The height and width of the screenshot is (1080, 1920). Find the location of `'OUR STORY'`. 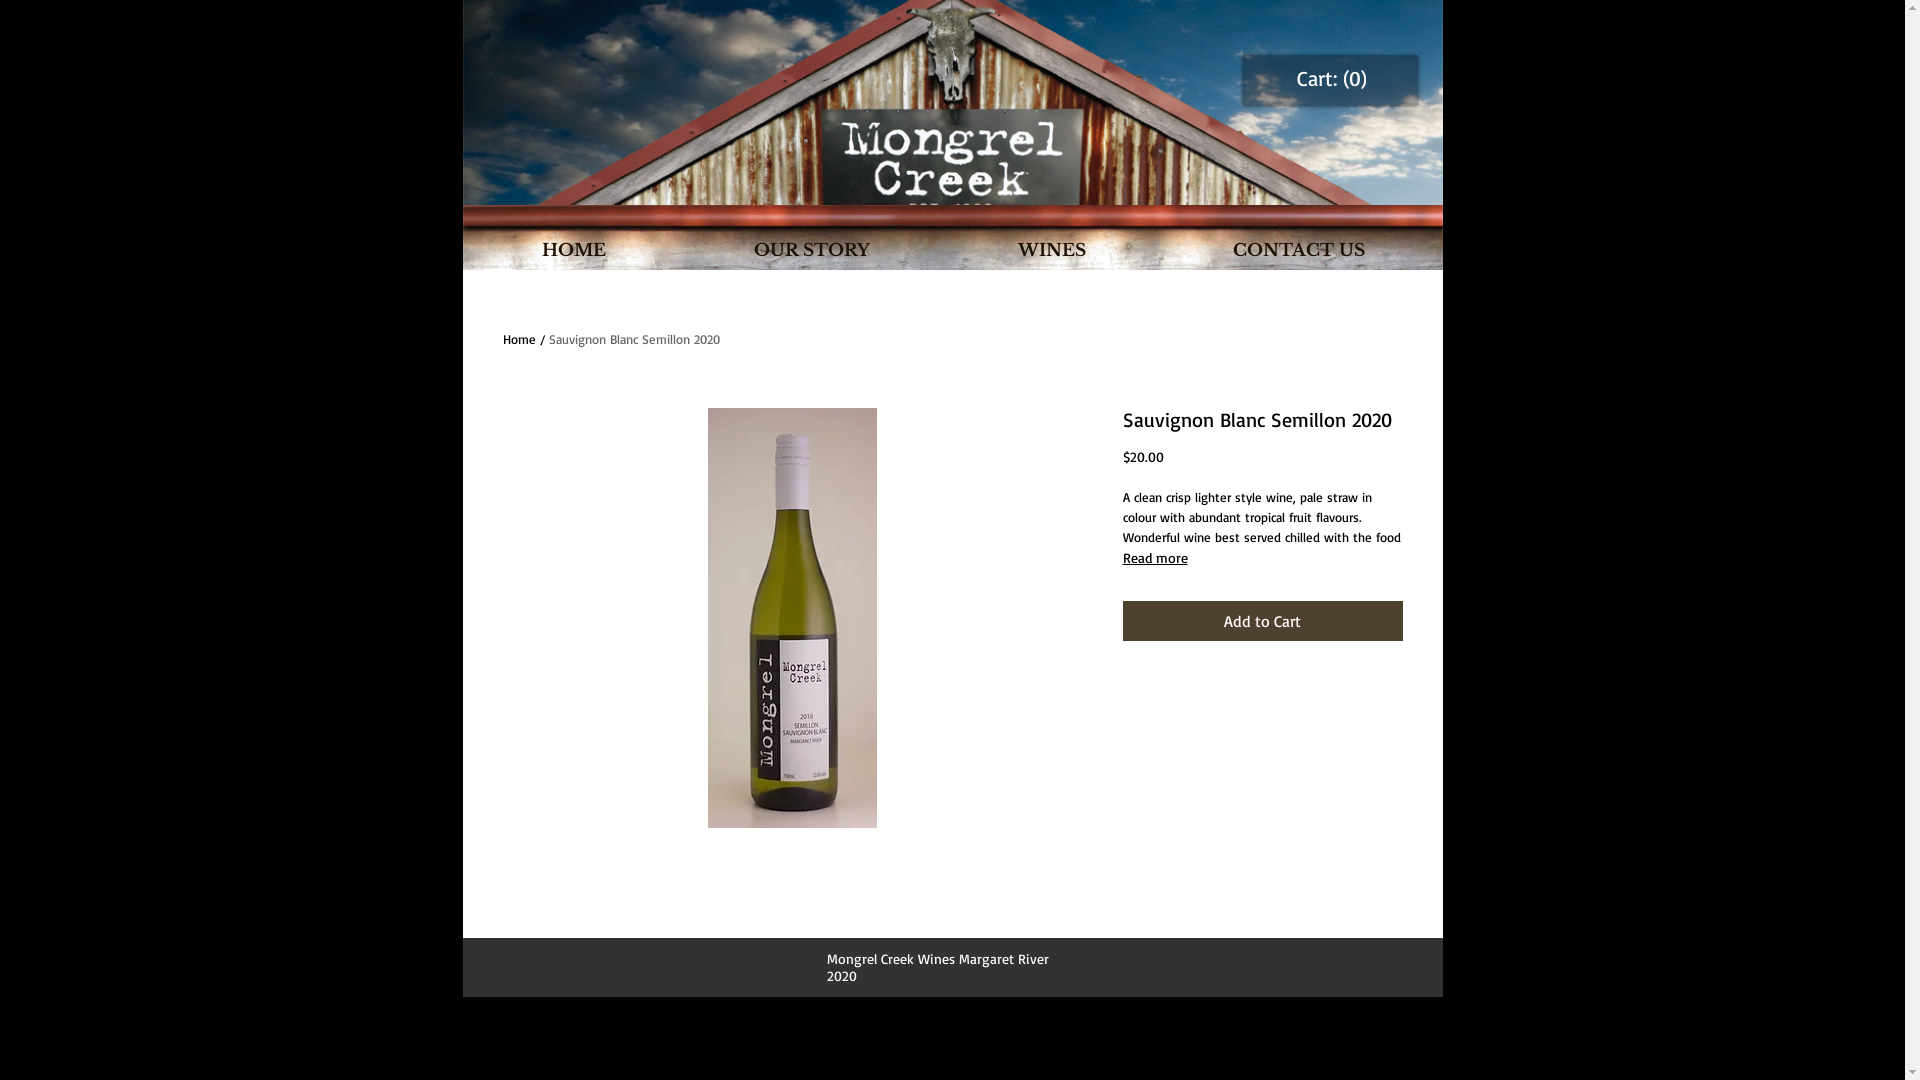

'OUR STORY' is located at coordinates (811, 249).